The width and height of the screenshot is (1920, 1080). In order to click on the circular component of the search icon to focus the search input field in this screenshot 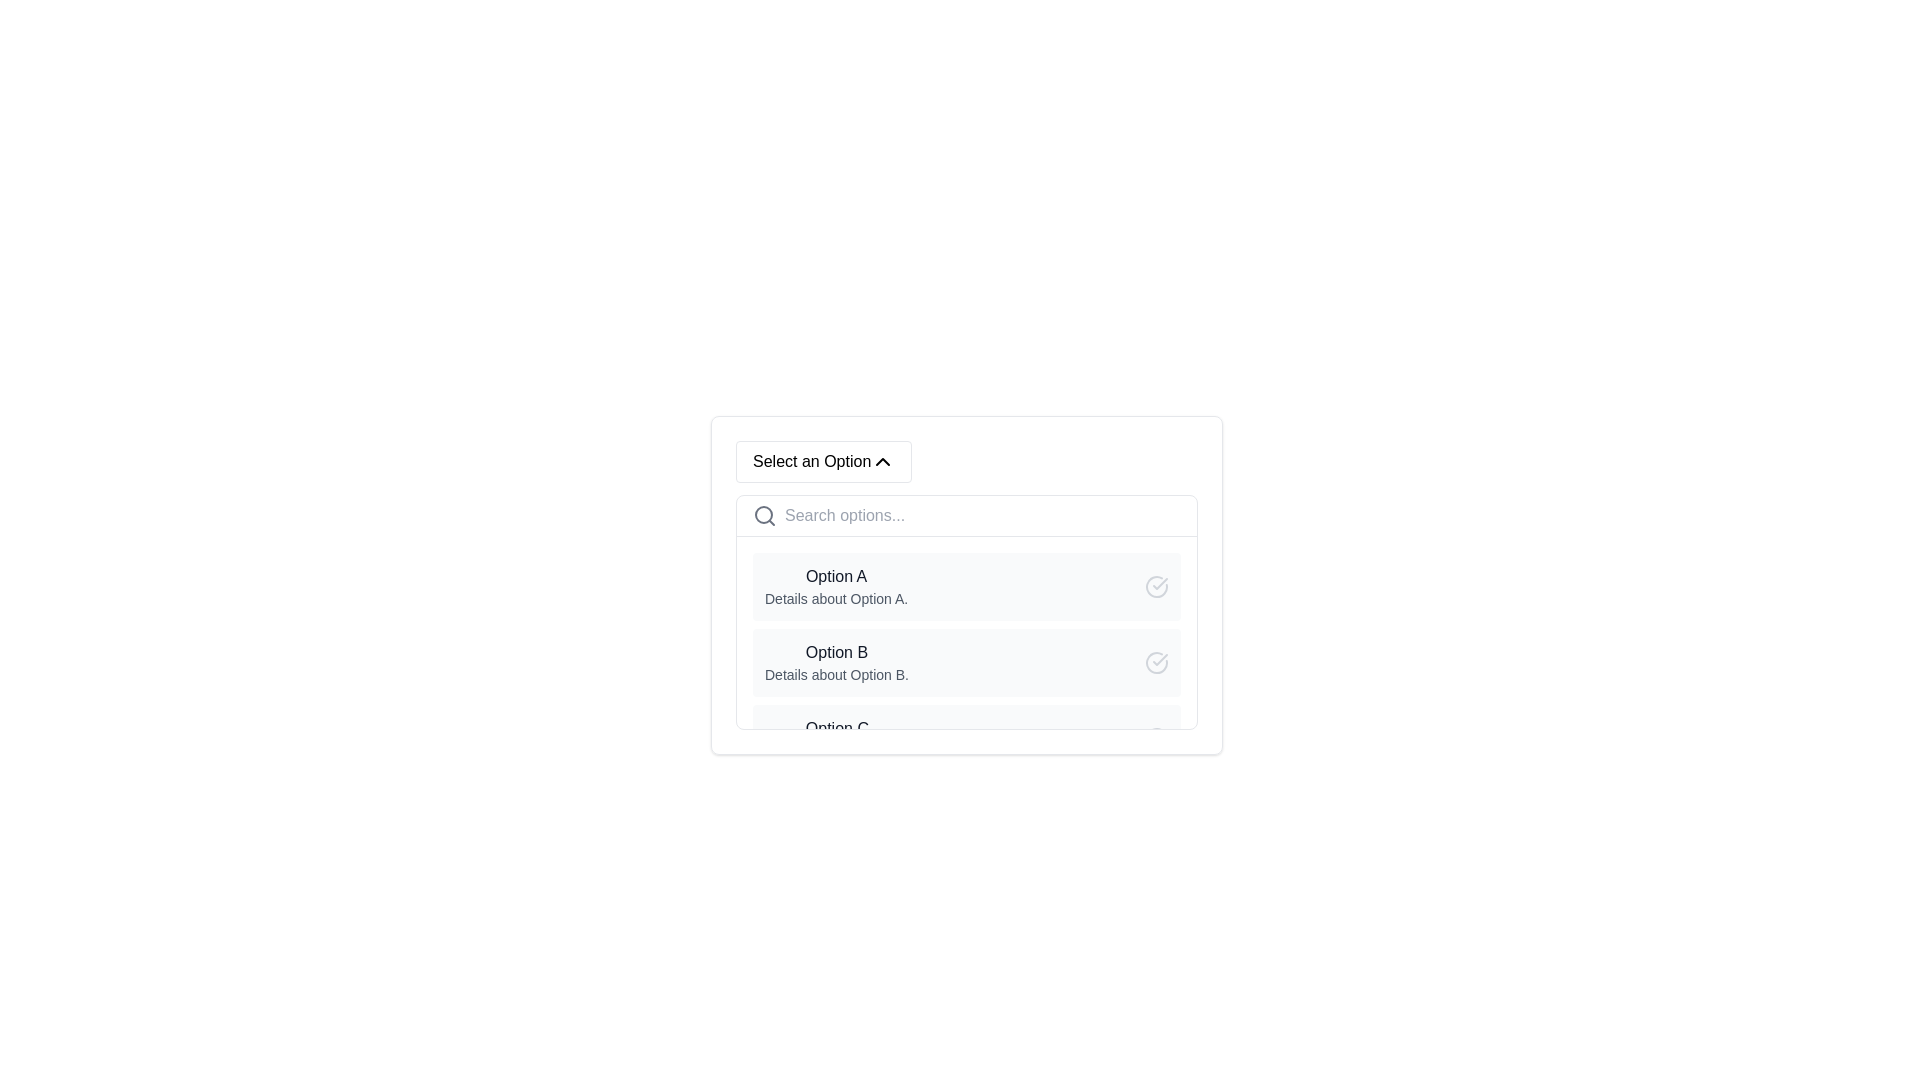, I will do `click(762, 514)`.